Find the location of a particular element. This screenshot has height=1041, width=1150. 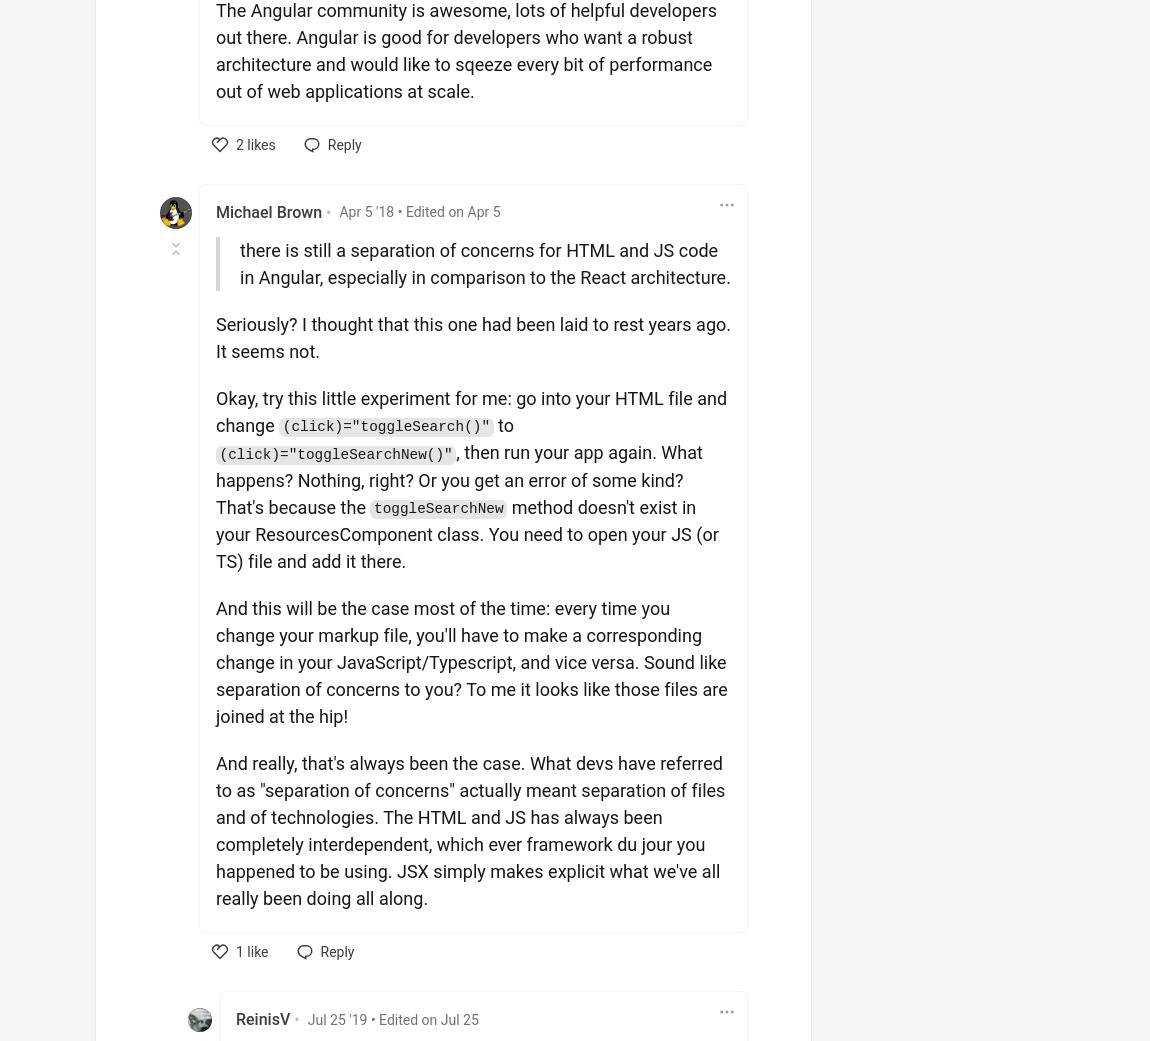

'like' is located at coordinates (254, 951).